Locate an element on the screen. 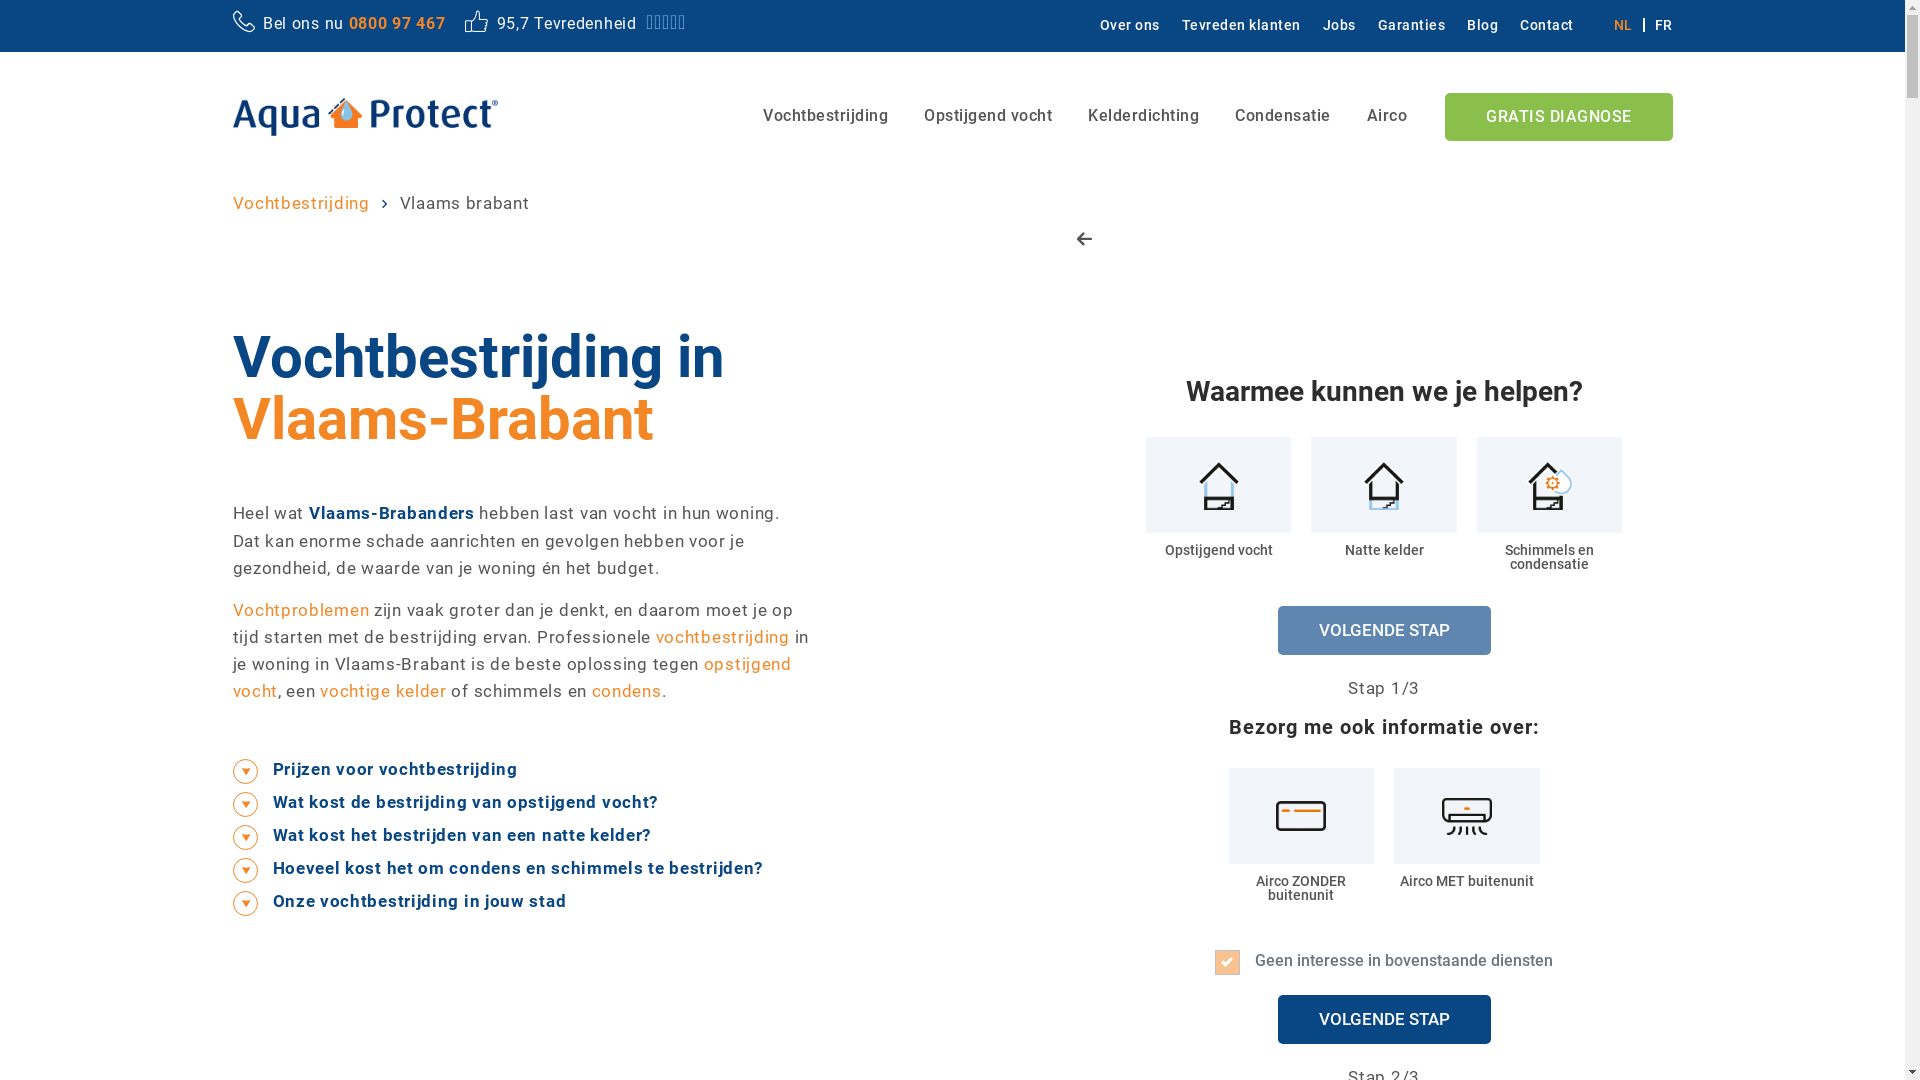 This screenshot has width=1920, height=1080. 'vochtige kelder' is located at coordinates (320, 689).